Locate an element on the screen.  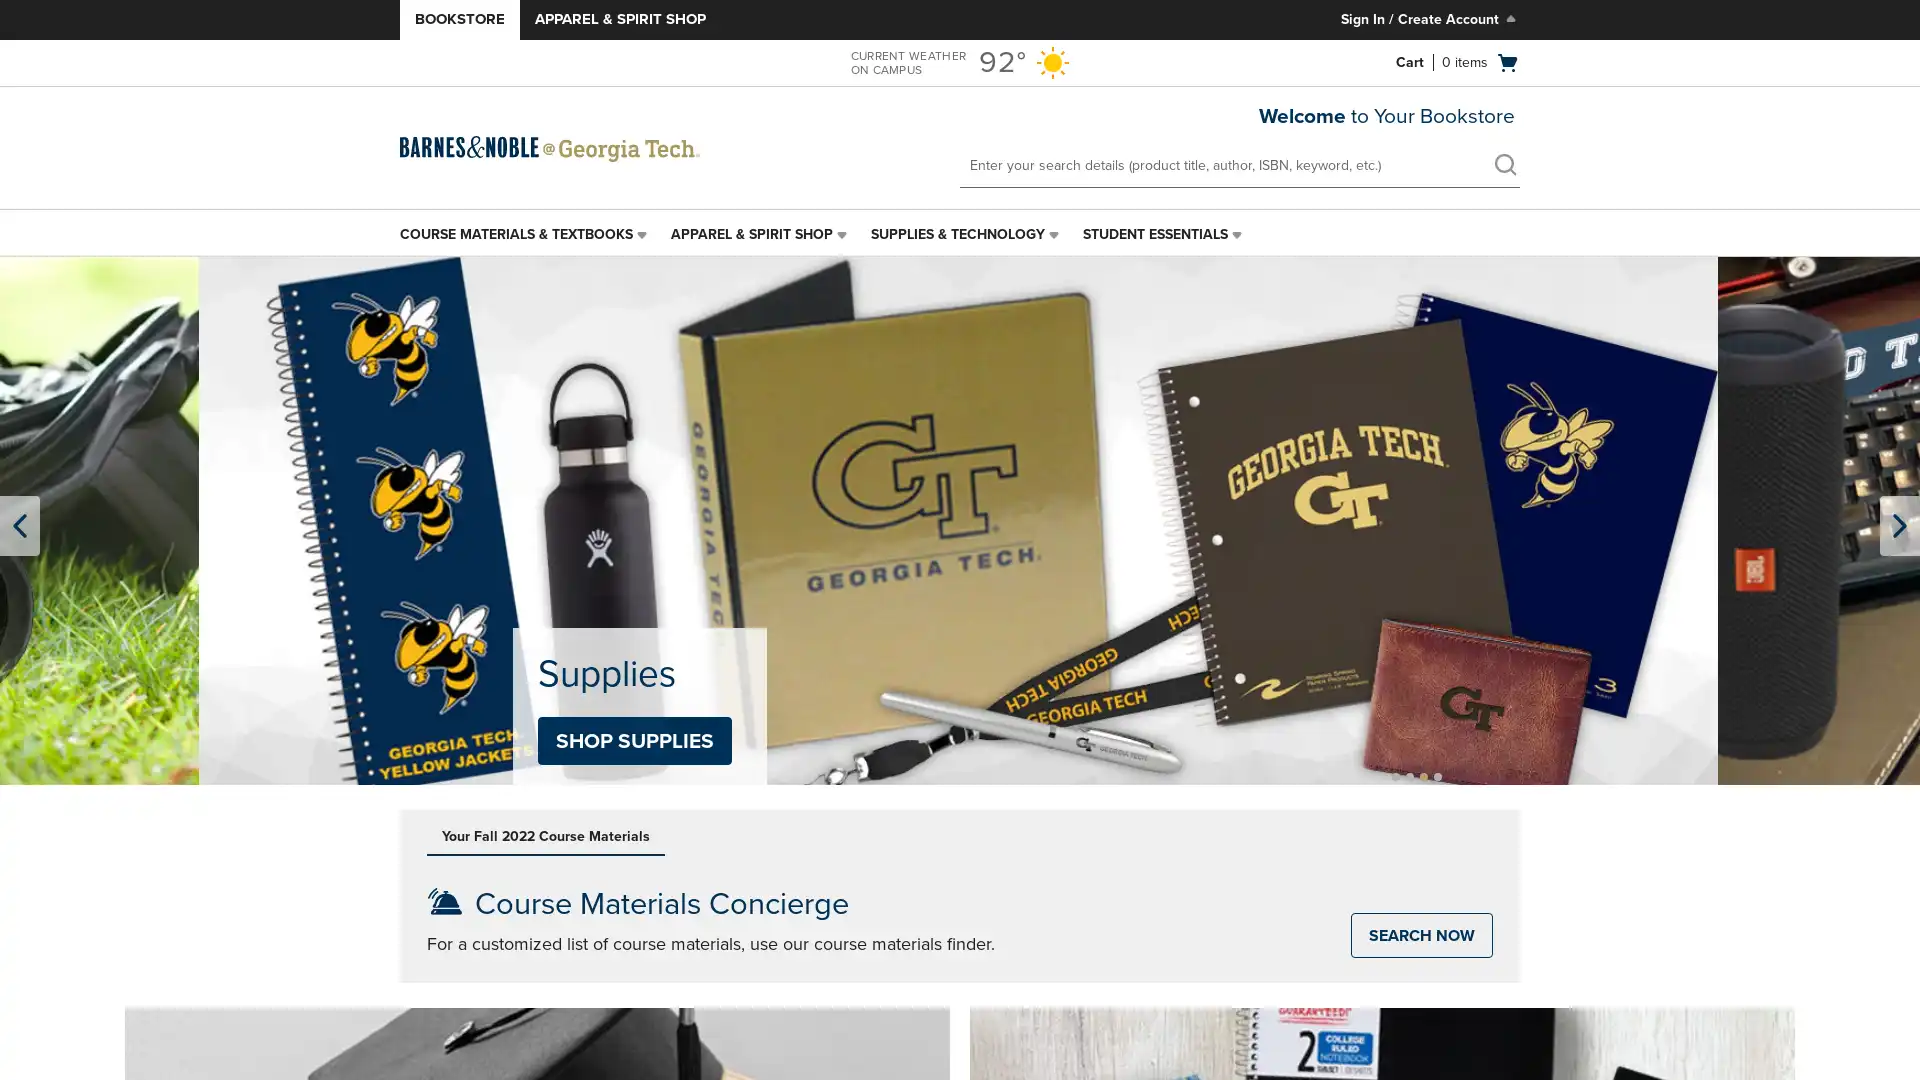
Unselected, Slide 4 is located at coordinates (1437, 775).